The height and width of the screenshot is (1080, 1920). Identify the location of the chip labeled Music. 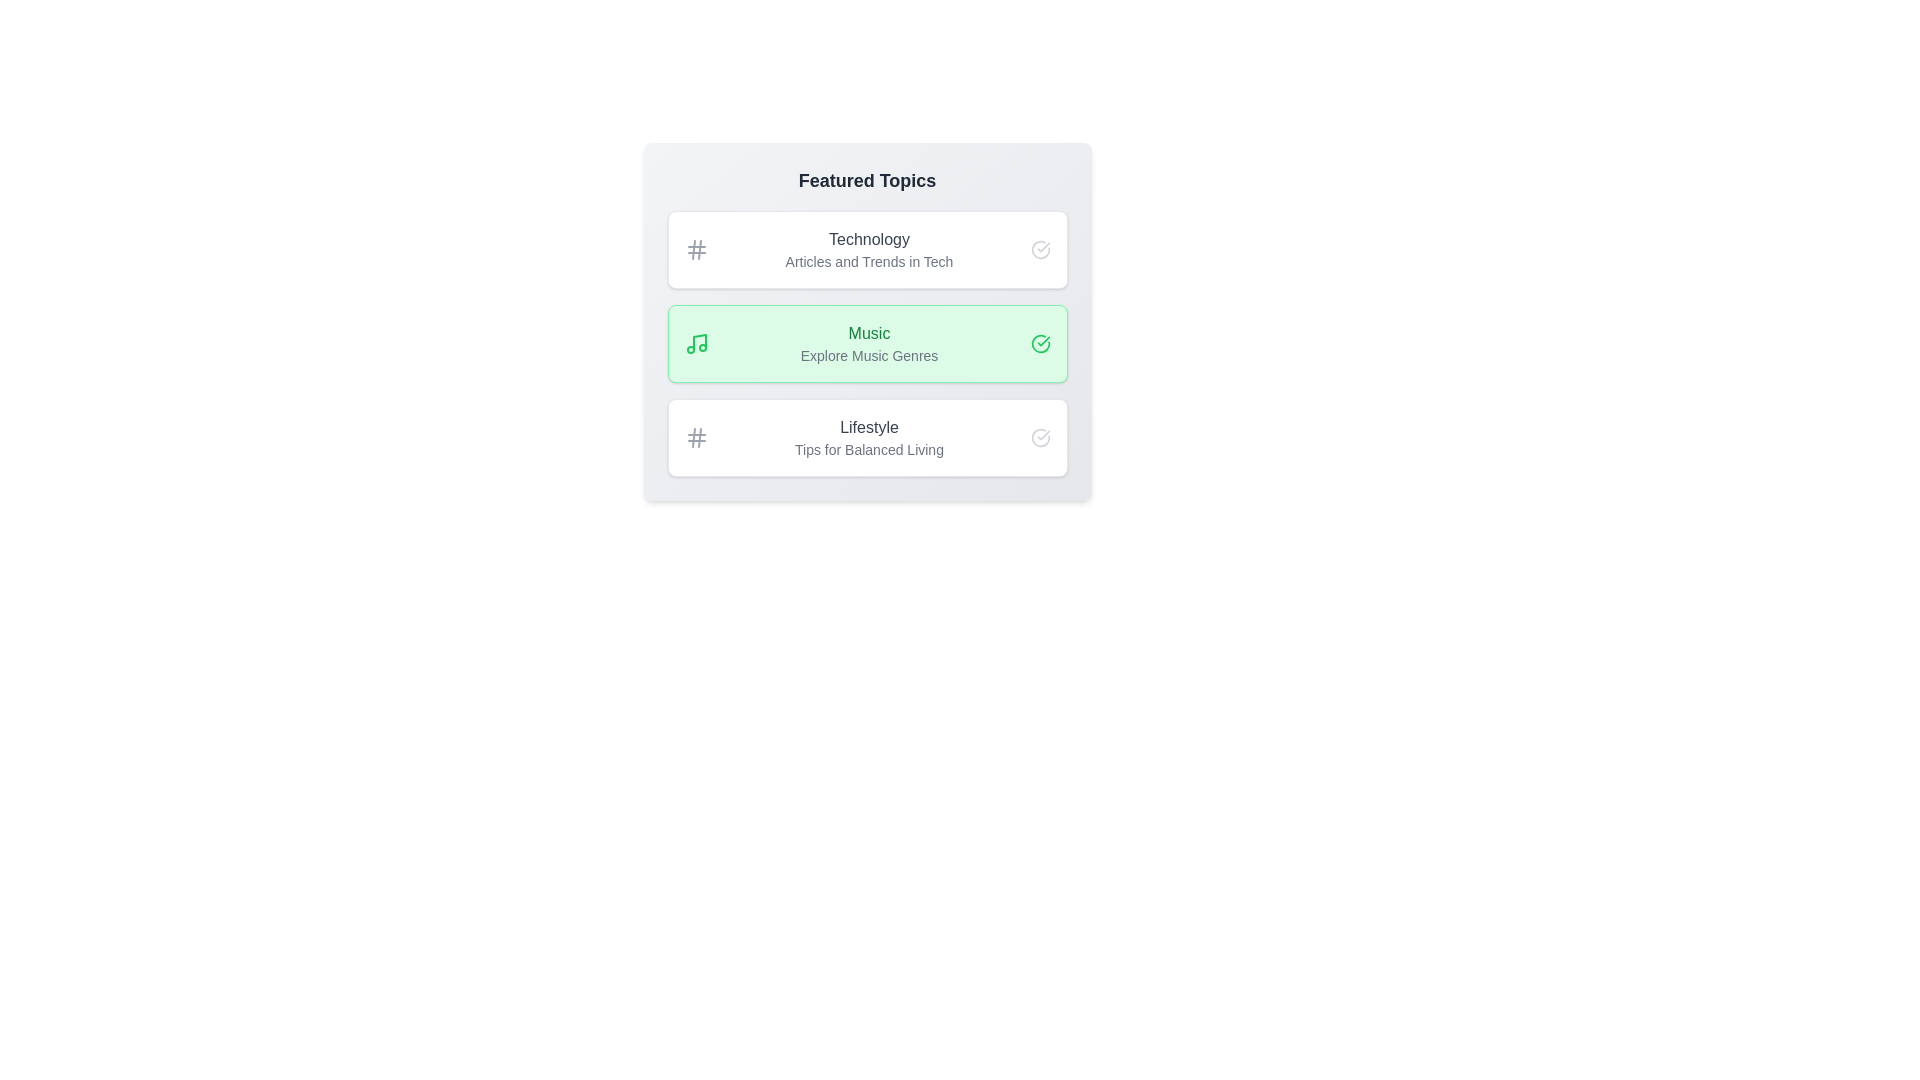
(867, 342).